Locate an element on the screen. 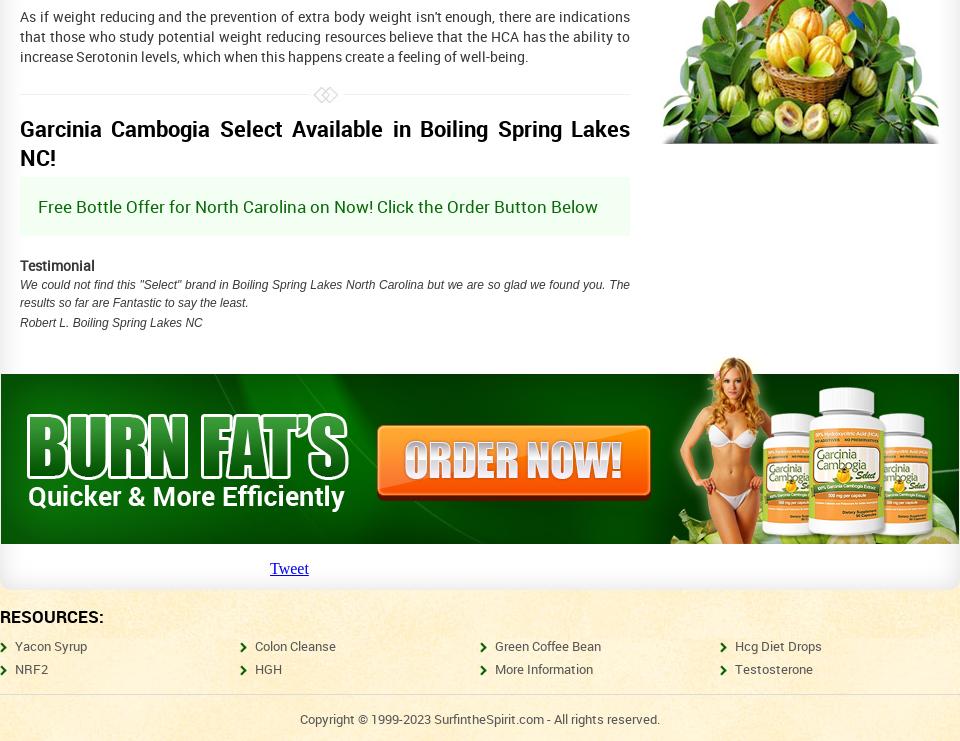 This screenshot has width=960, height=741. 'We could not find this "Select" brand in Boiling Spring Lakes North Carolina but we are so glad we found you. The results so far are Fantastic to say the least.' is located at coordinates (18, 293).